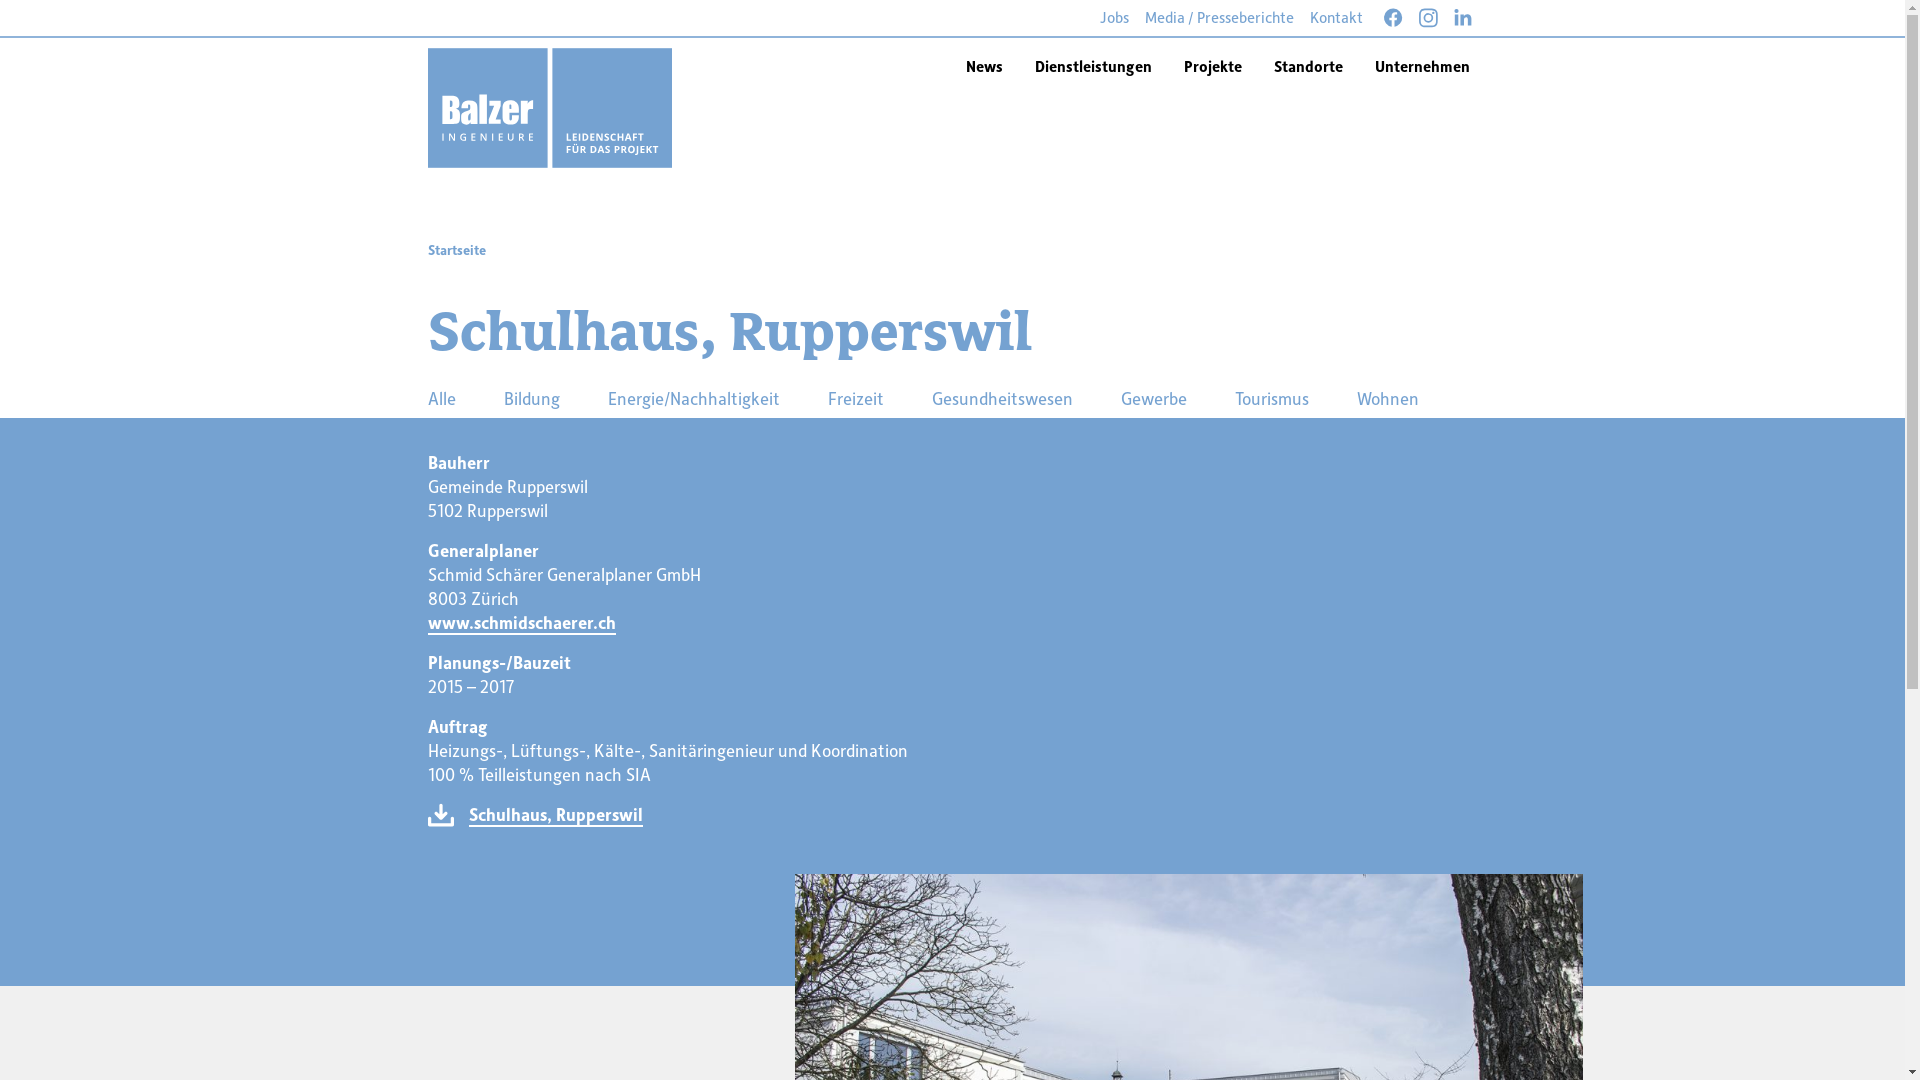 This screenshot has height=1080, width=1920. What do you see at coordinates (426, 249) in the screenshot?
I see `'Startseite'` at bounding box center [426, 249].